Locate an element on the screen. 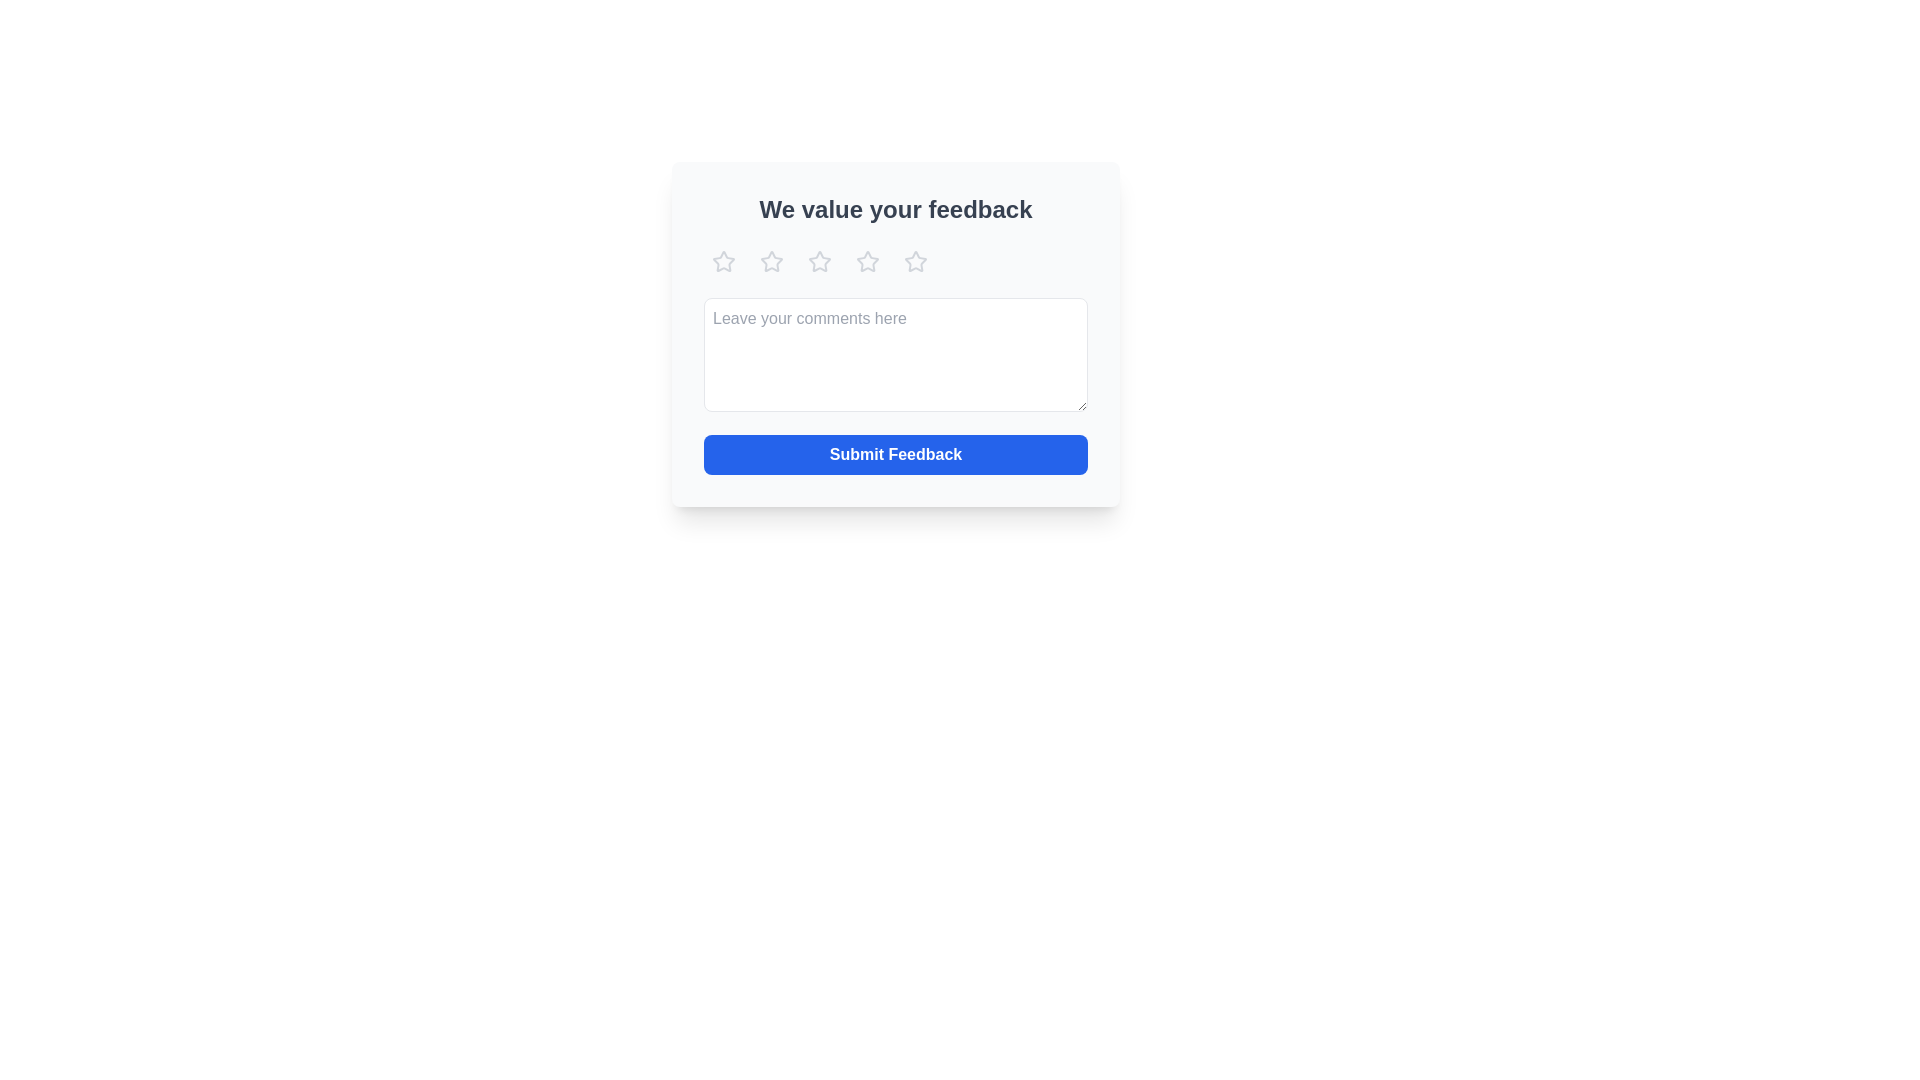  the fifth star-shaped icon in a row of five interactive rating controls near the top of the feedback form is located at coordinates (915, 260).